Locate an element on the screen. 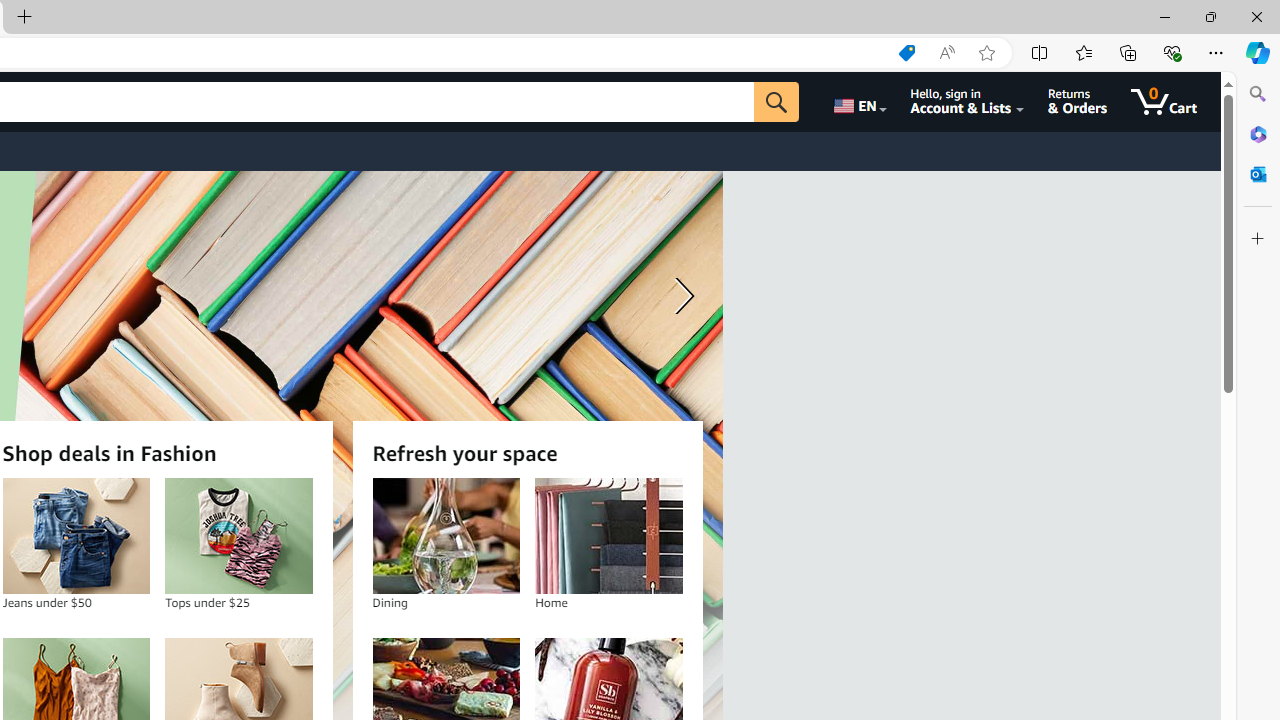 The width and height of the screenshot is (1280, 720). 'Tops under $25' is located at coordinates (239, 535).